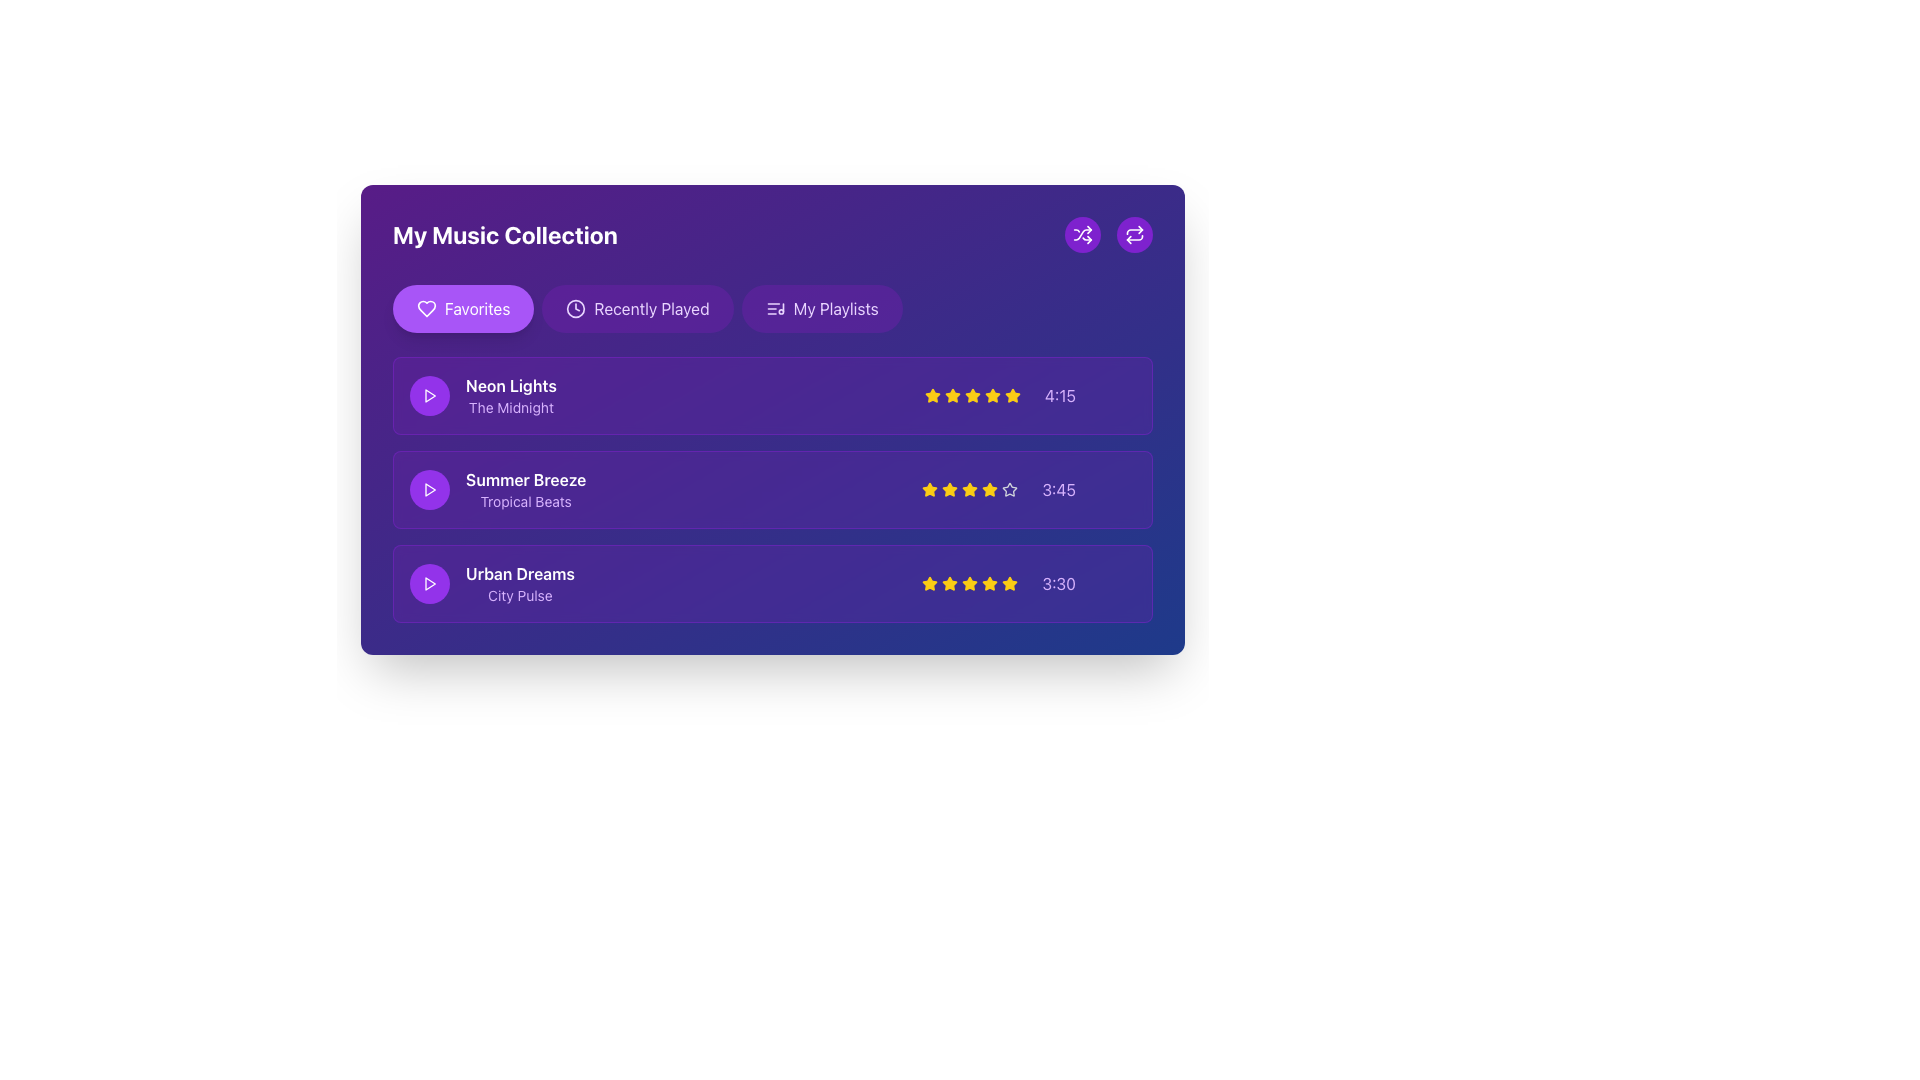 This screenshot has width=1920, height=1080. I want to click on the fifth star-shaped icon in the star rating for the song 'Summer Breeze' by 'Tropical Beats', so click(1010, 489).